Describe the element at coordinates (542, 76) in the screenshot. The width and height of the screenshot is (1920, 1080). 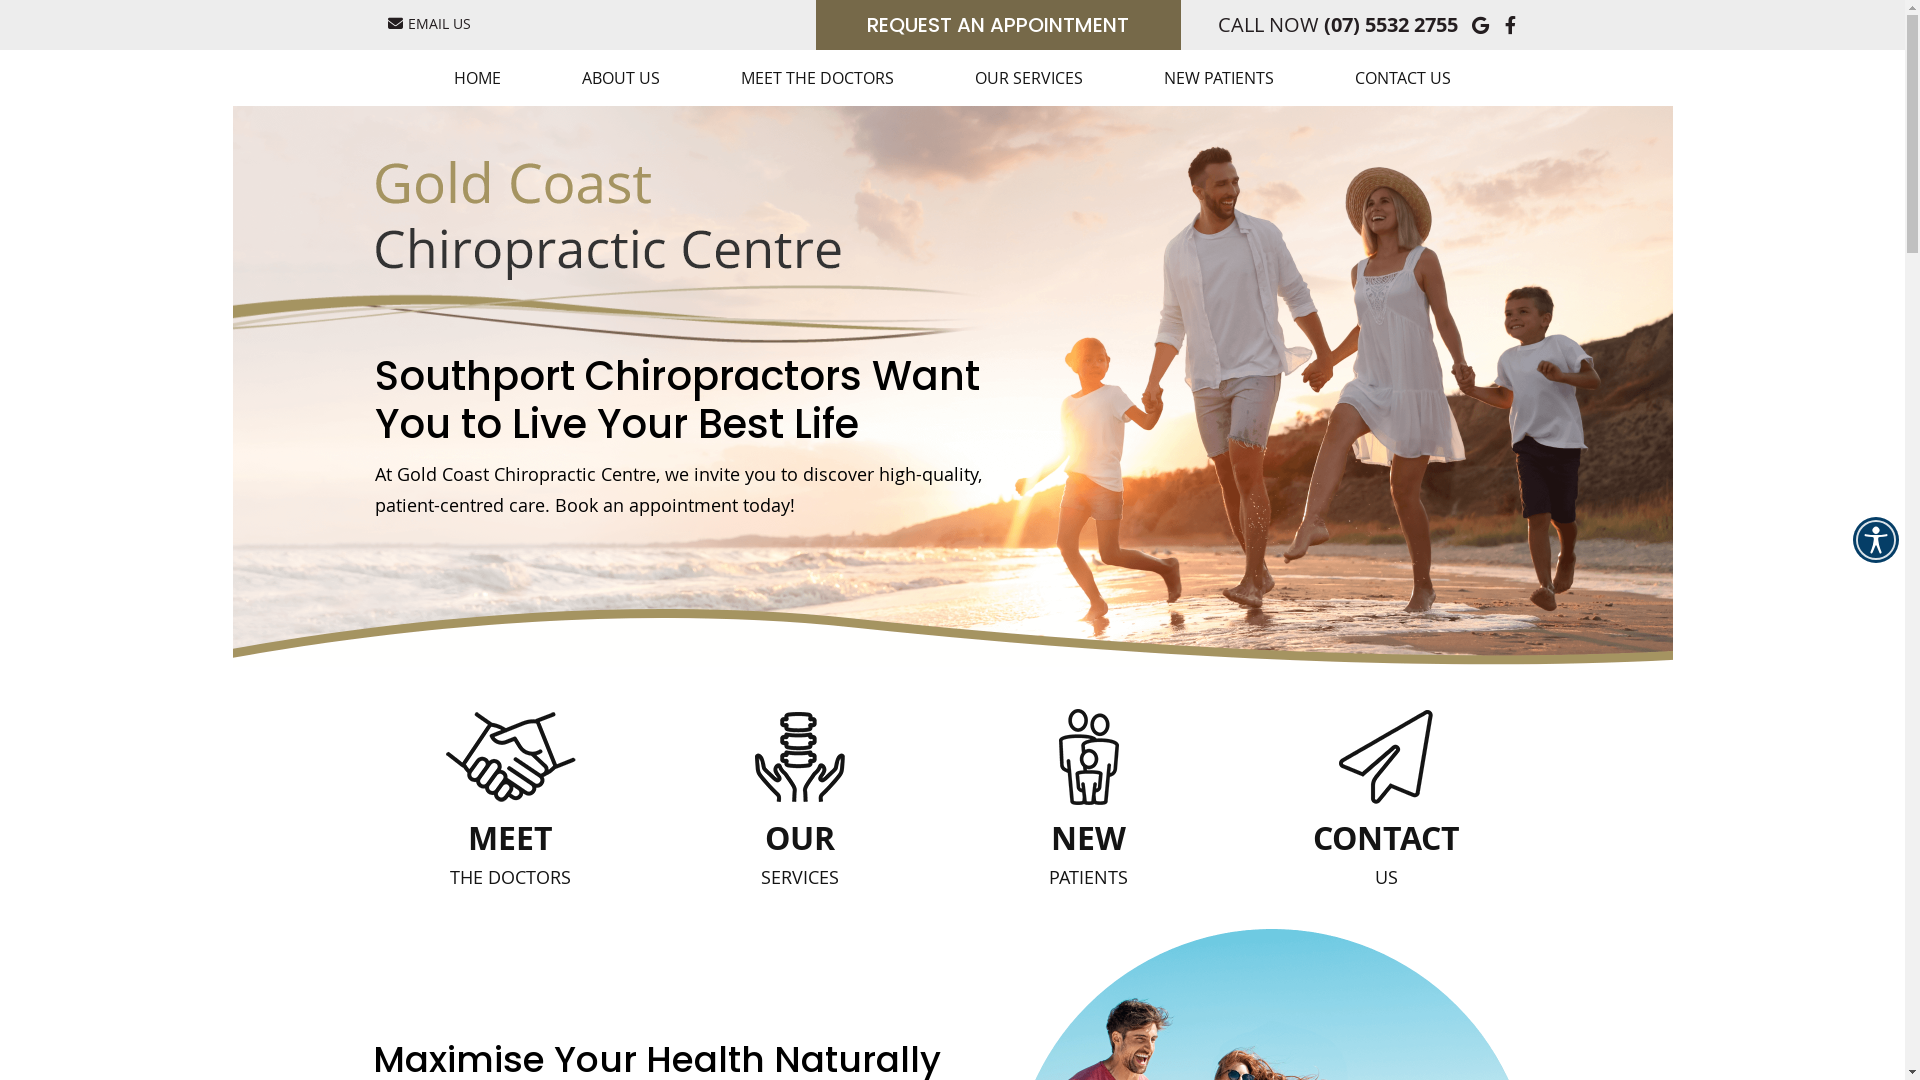
I see `'ABOUT US'` at that location.